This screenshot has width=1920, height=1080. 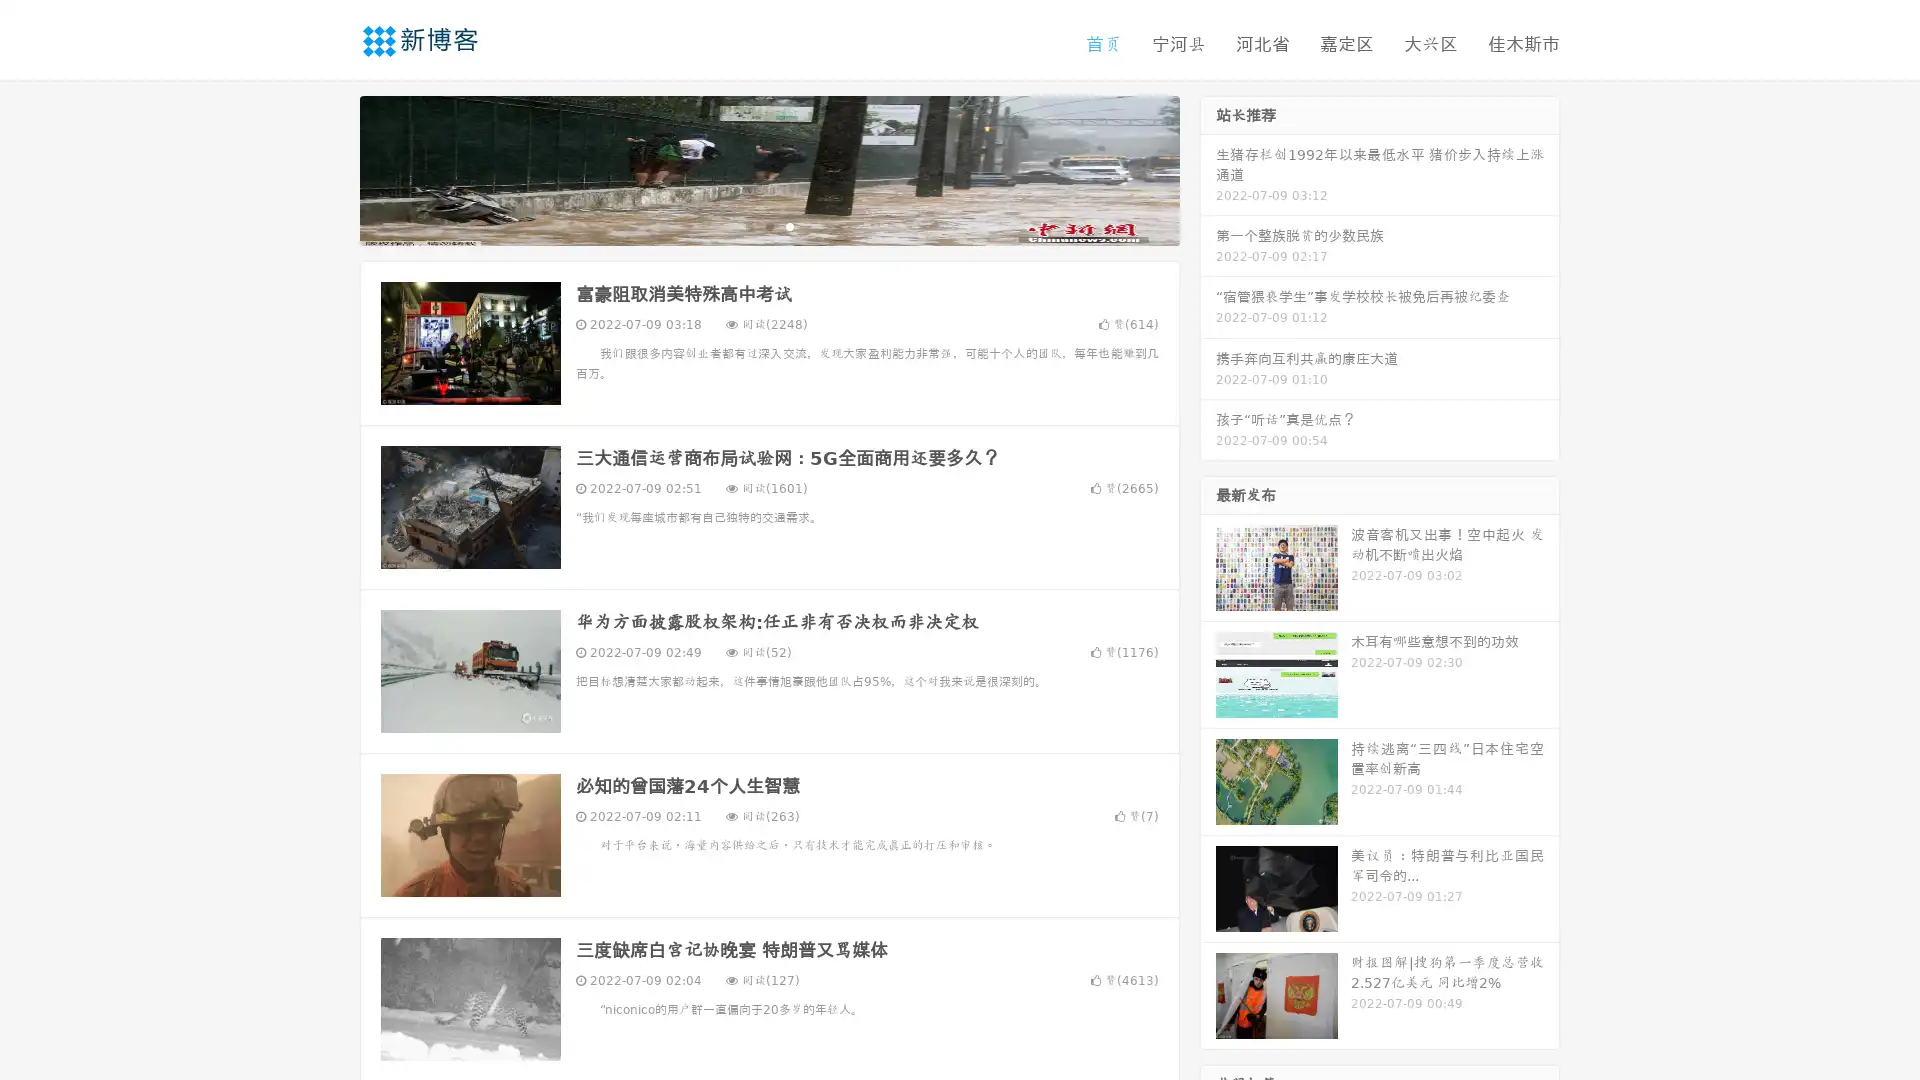 I want to click on Go to slide 3, so click(x=789, y=225).